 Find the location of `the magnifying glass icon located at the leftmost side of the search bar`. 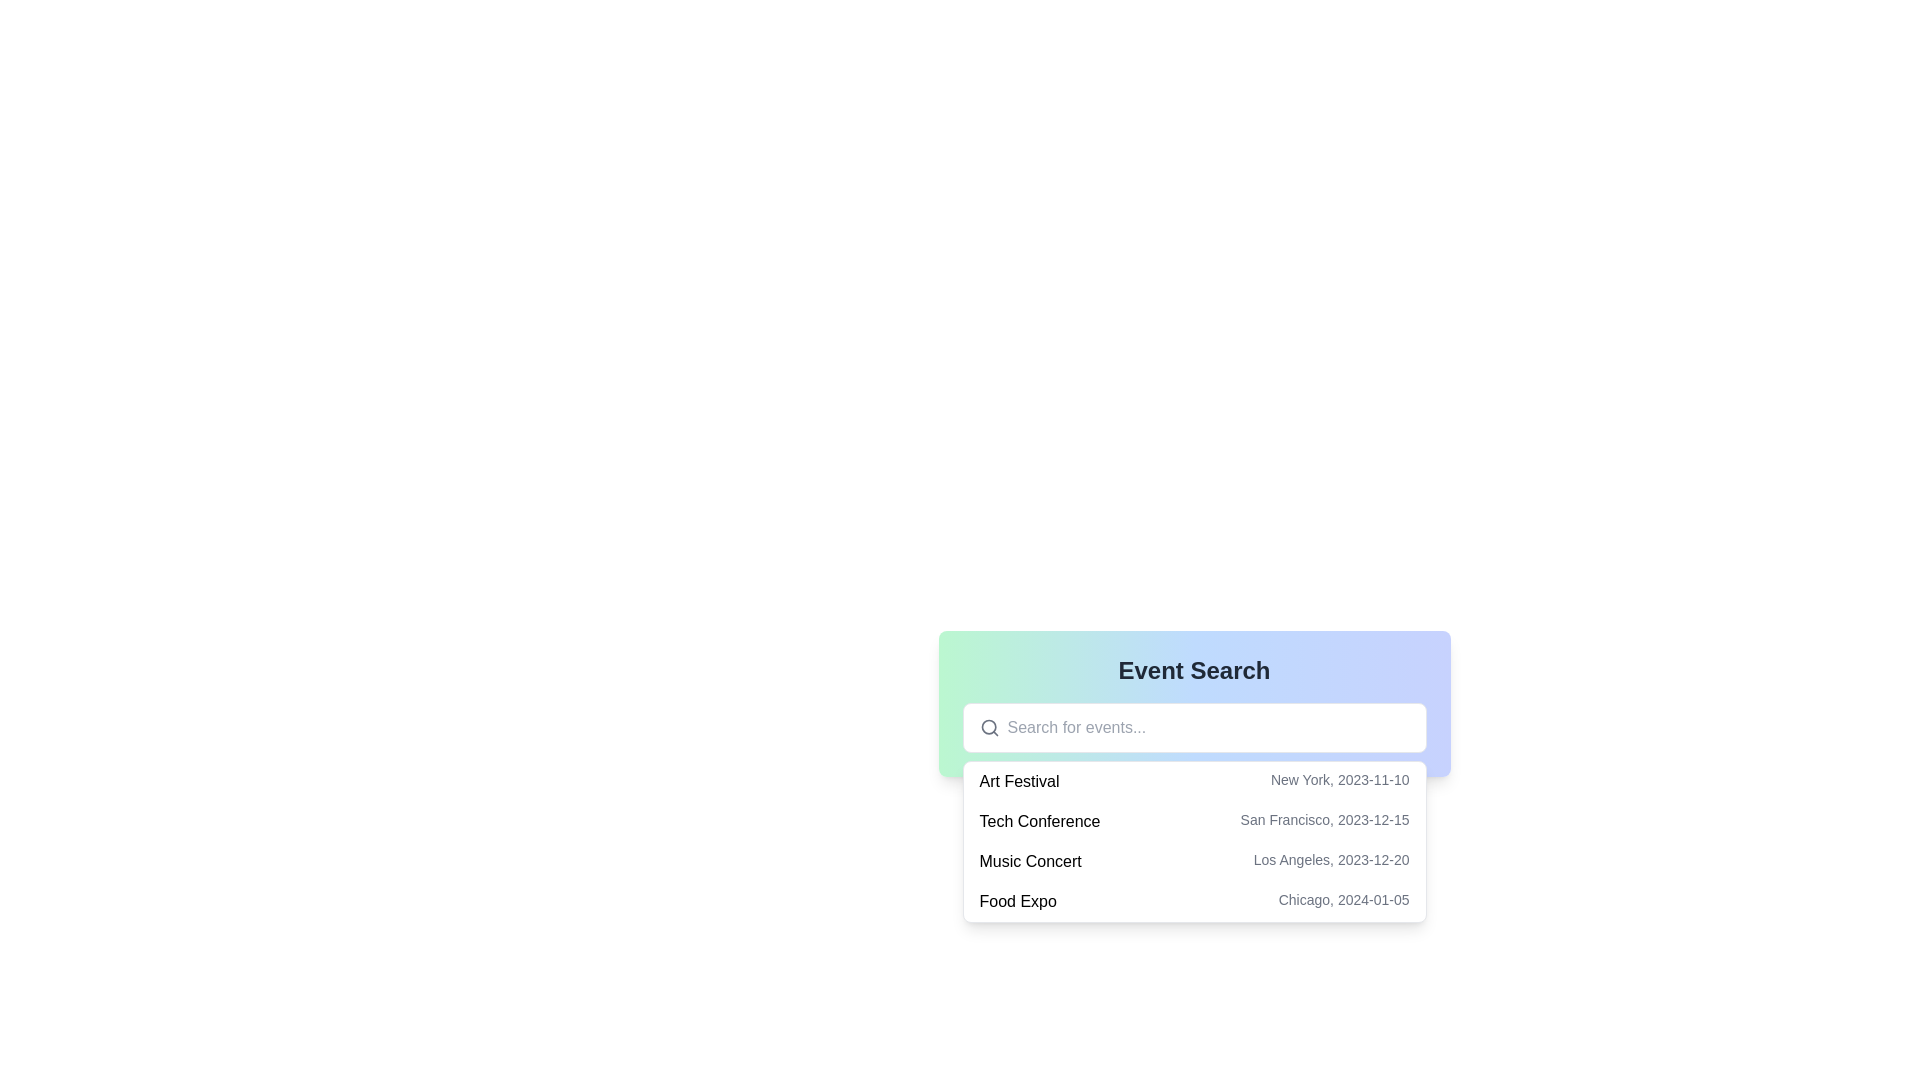

the magnifying glass icon located at the leftmost side of the search bar is located at coordinates (989, 728).